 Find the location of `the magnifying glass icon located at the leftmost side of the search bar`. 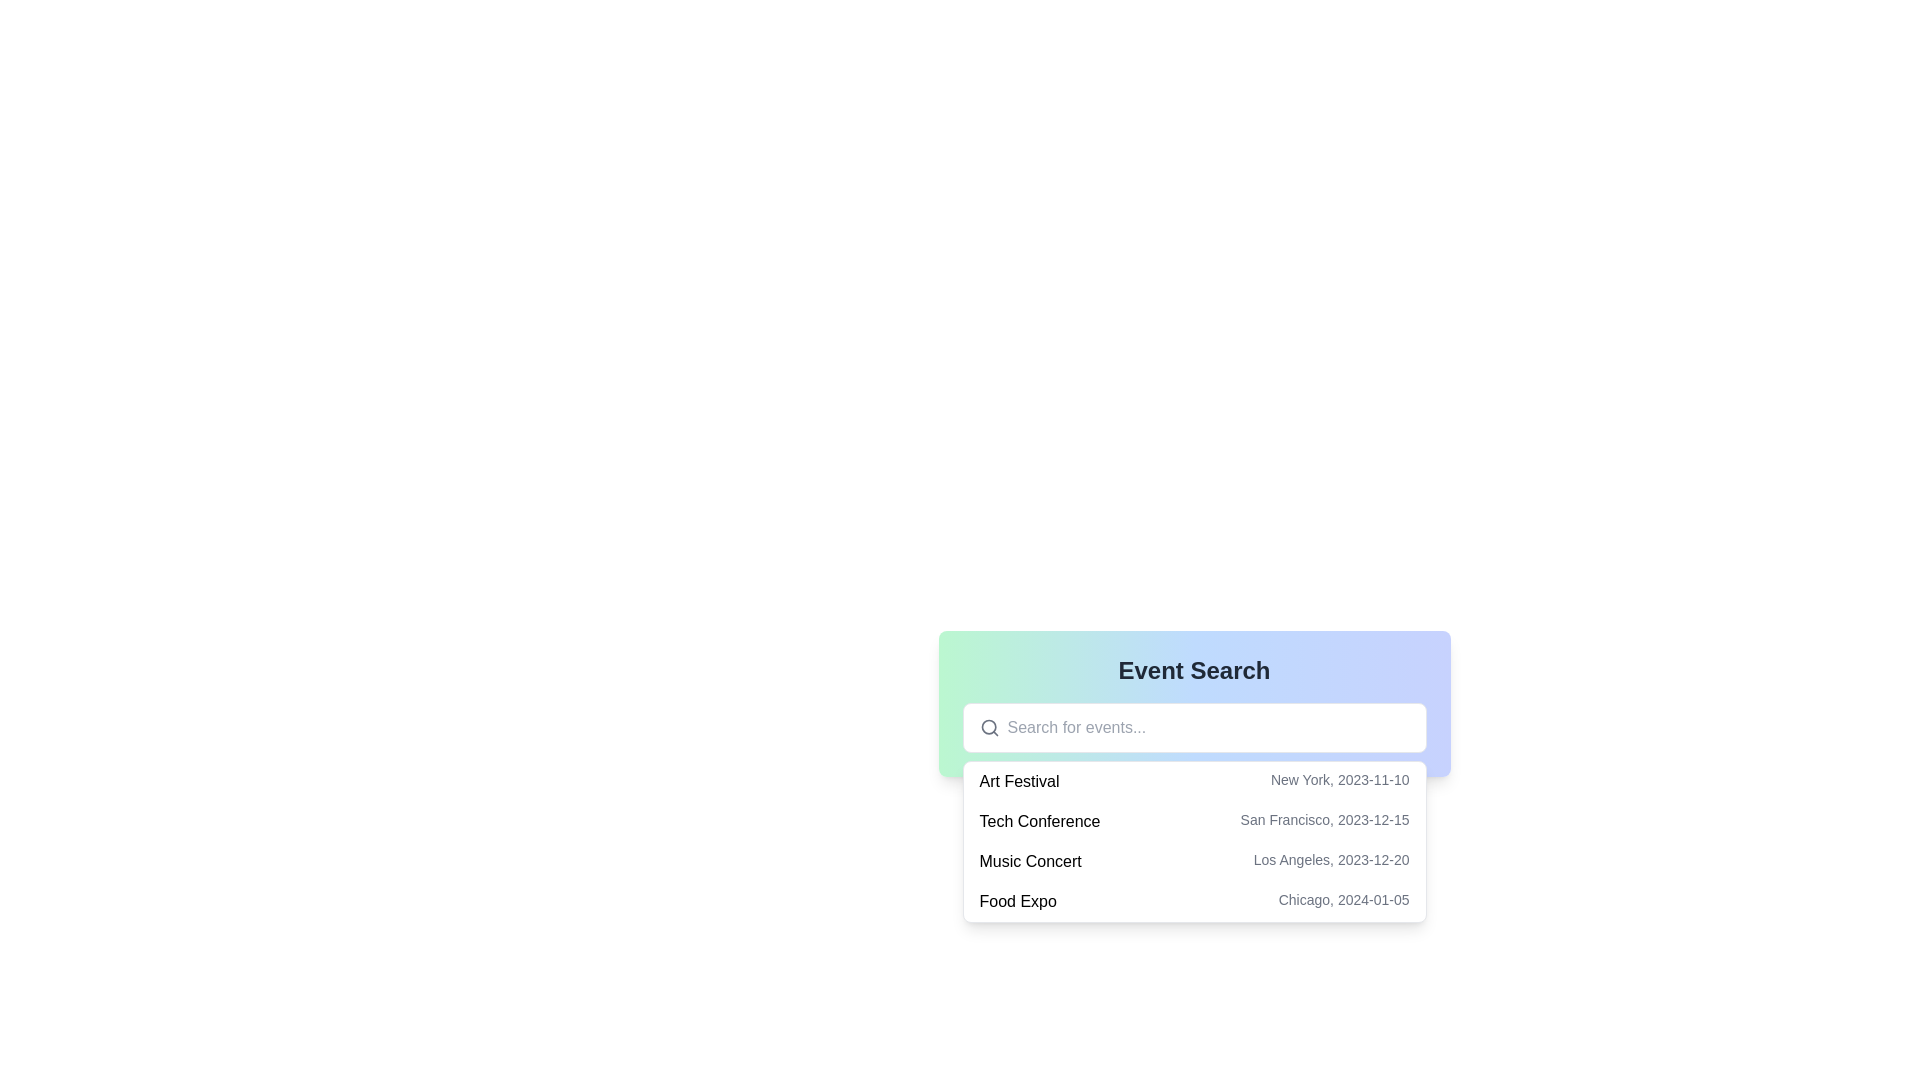

the magnifying glass icon located at the leftmost side of the search bar is located at coordinates (989, 728).